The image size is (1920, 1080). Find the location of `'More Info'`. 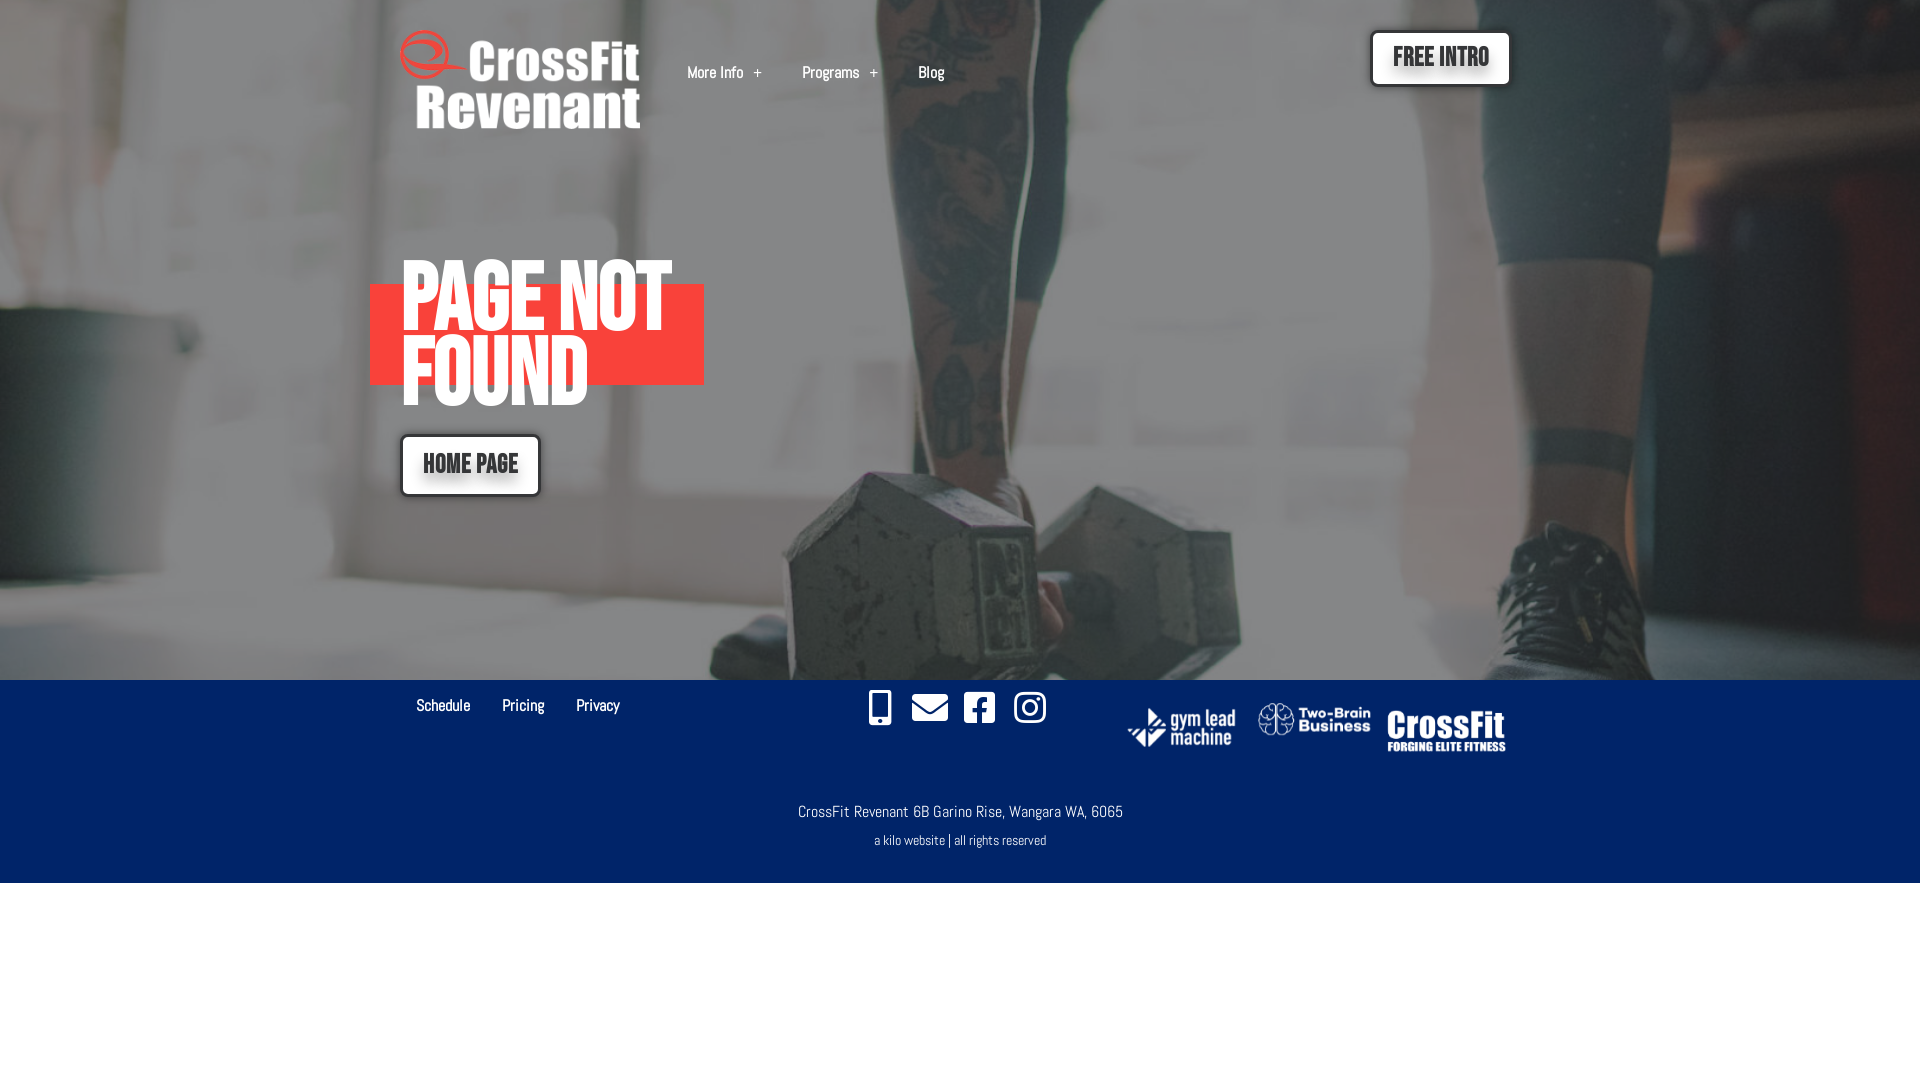

'More Info' is located at coordinates (667, 72).